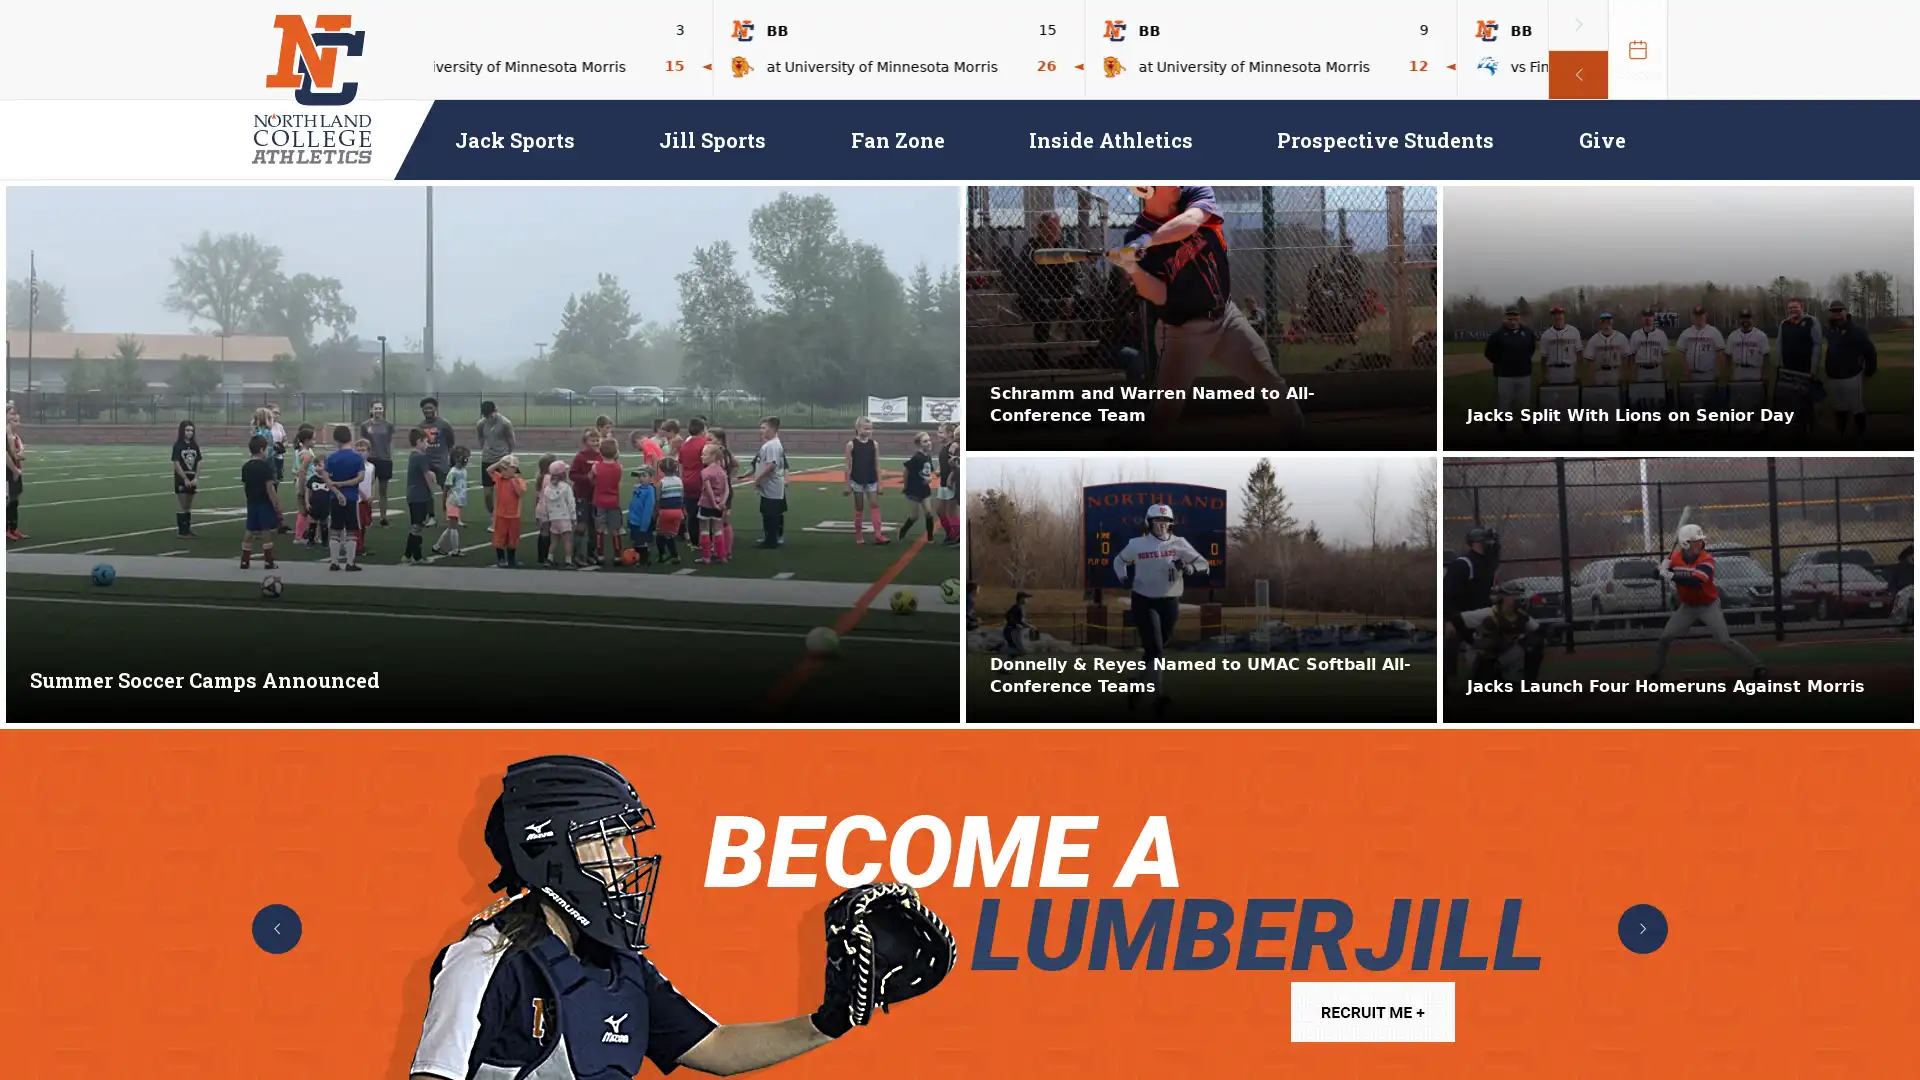 The image size is (1920, 1080). I want to click on previous, so click(276, 928).